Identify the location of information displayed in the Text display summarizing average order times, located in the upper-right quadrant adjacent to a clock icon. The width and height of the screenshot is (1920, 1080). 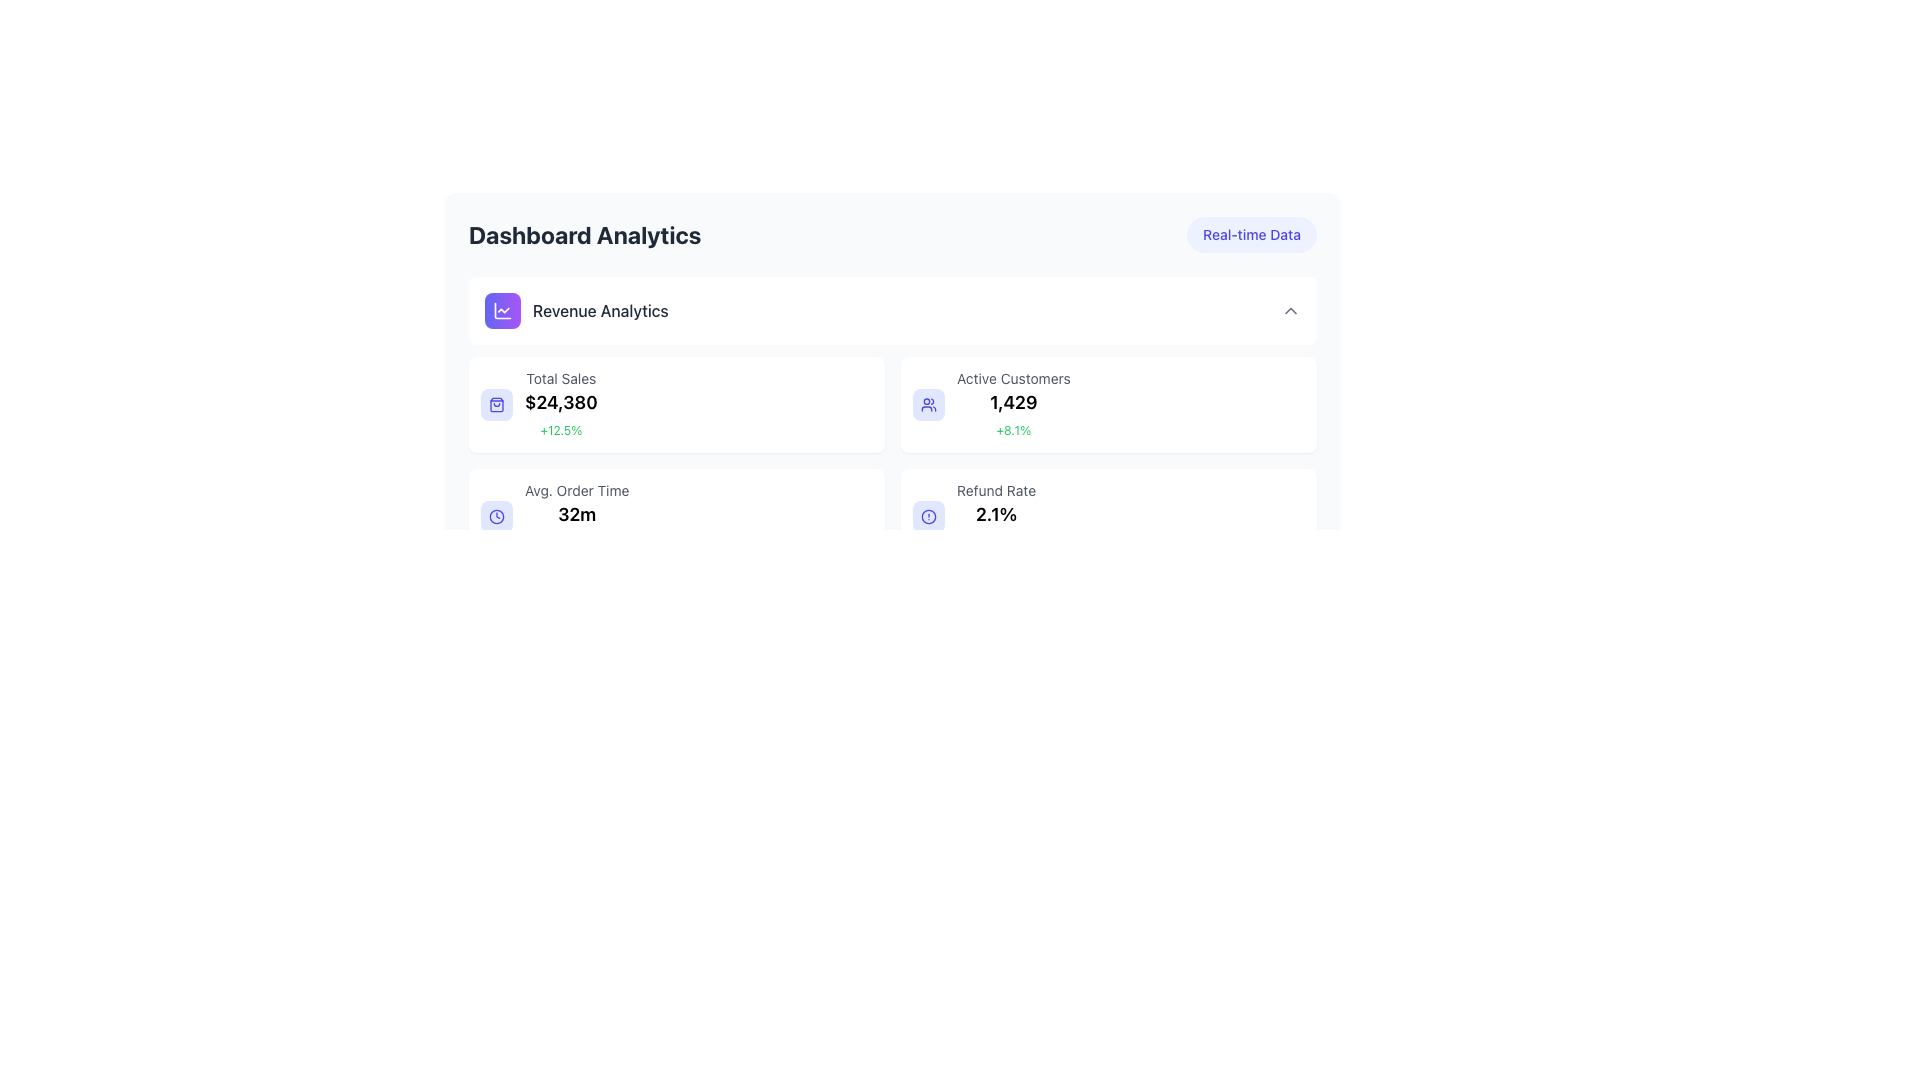
(576, 515).